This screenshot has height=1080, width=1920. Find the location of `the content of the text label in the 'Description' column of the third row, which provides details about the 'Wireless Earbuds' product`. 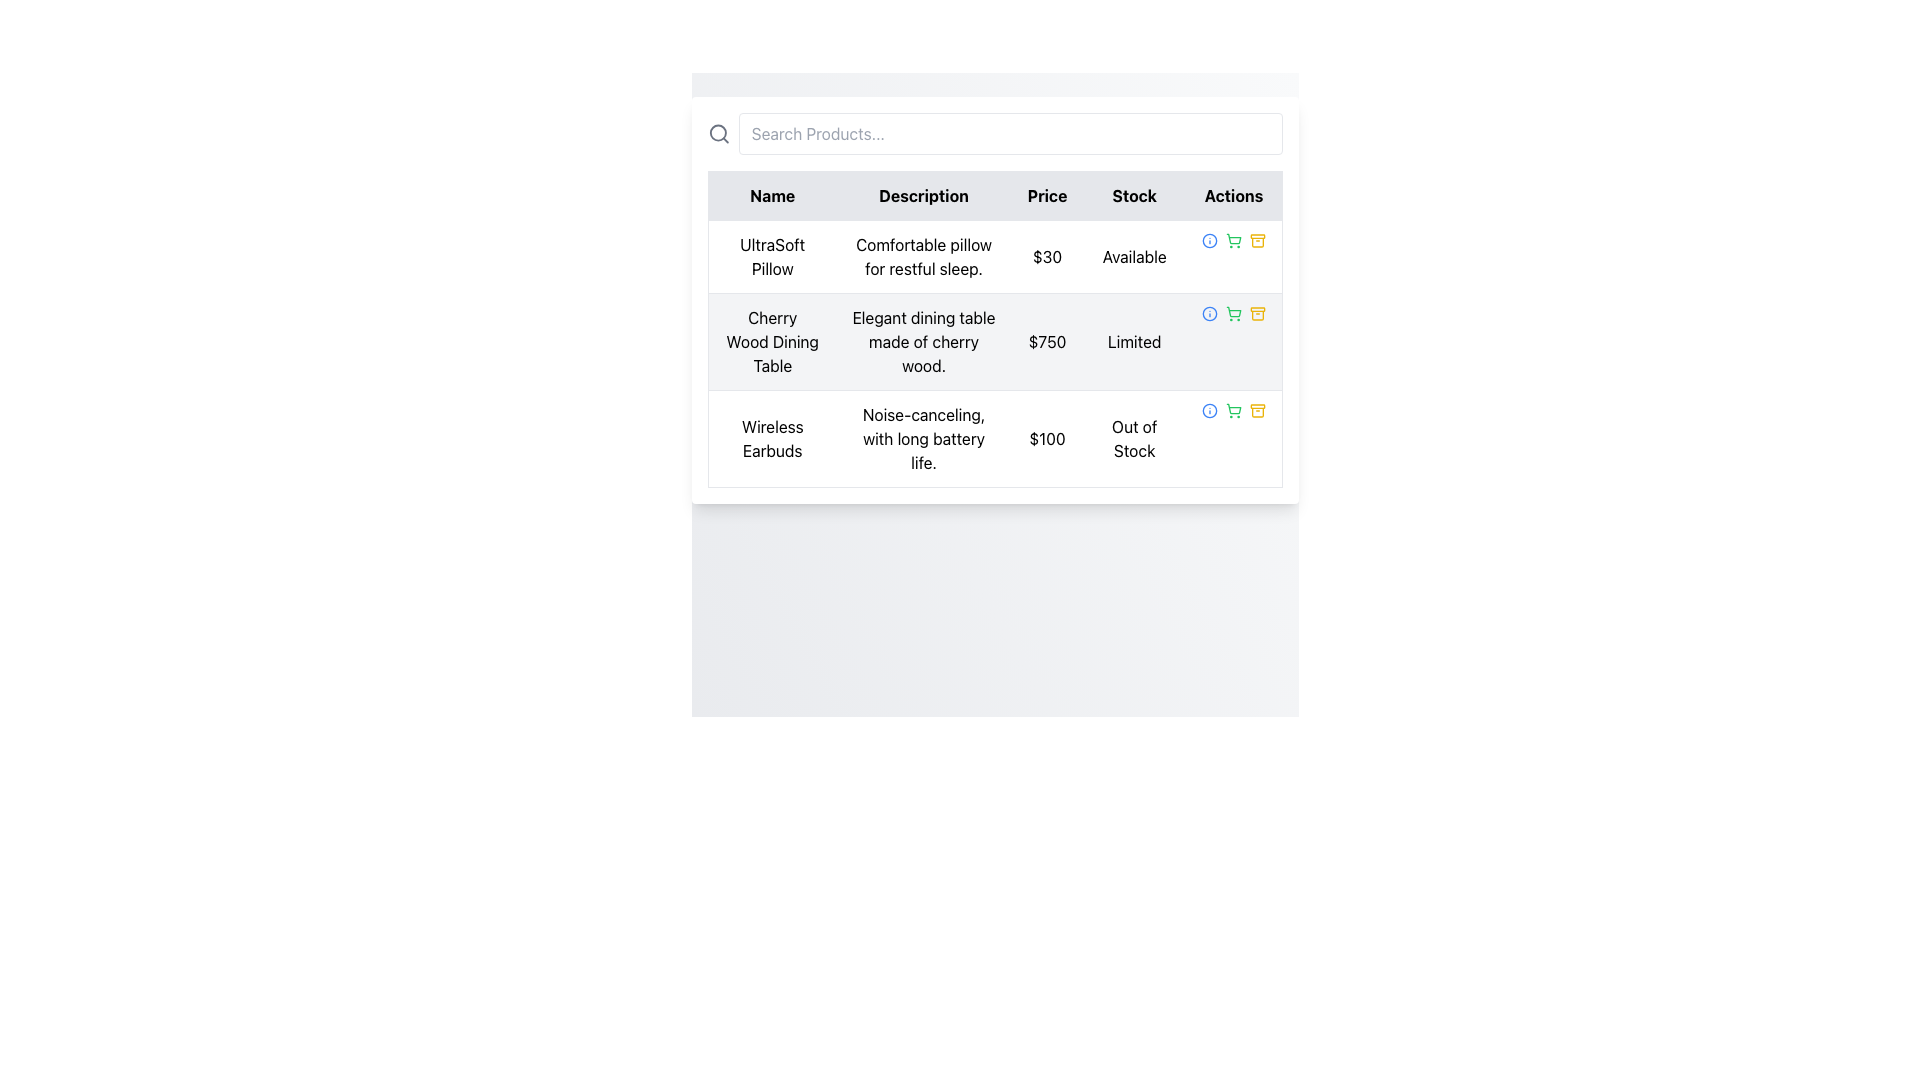

the content of the text label in the 'Description' column of the third row, which provides details about the 'Wireless Earbuds' product is located at coordinates (923, 438).